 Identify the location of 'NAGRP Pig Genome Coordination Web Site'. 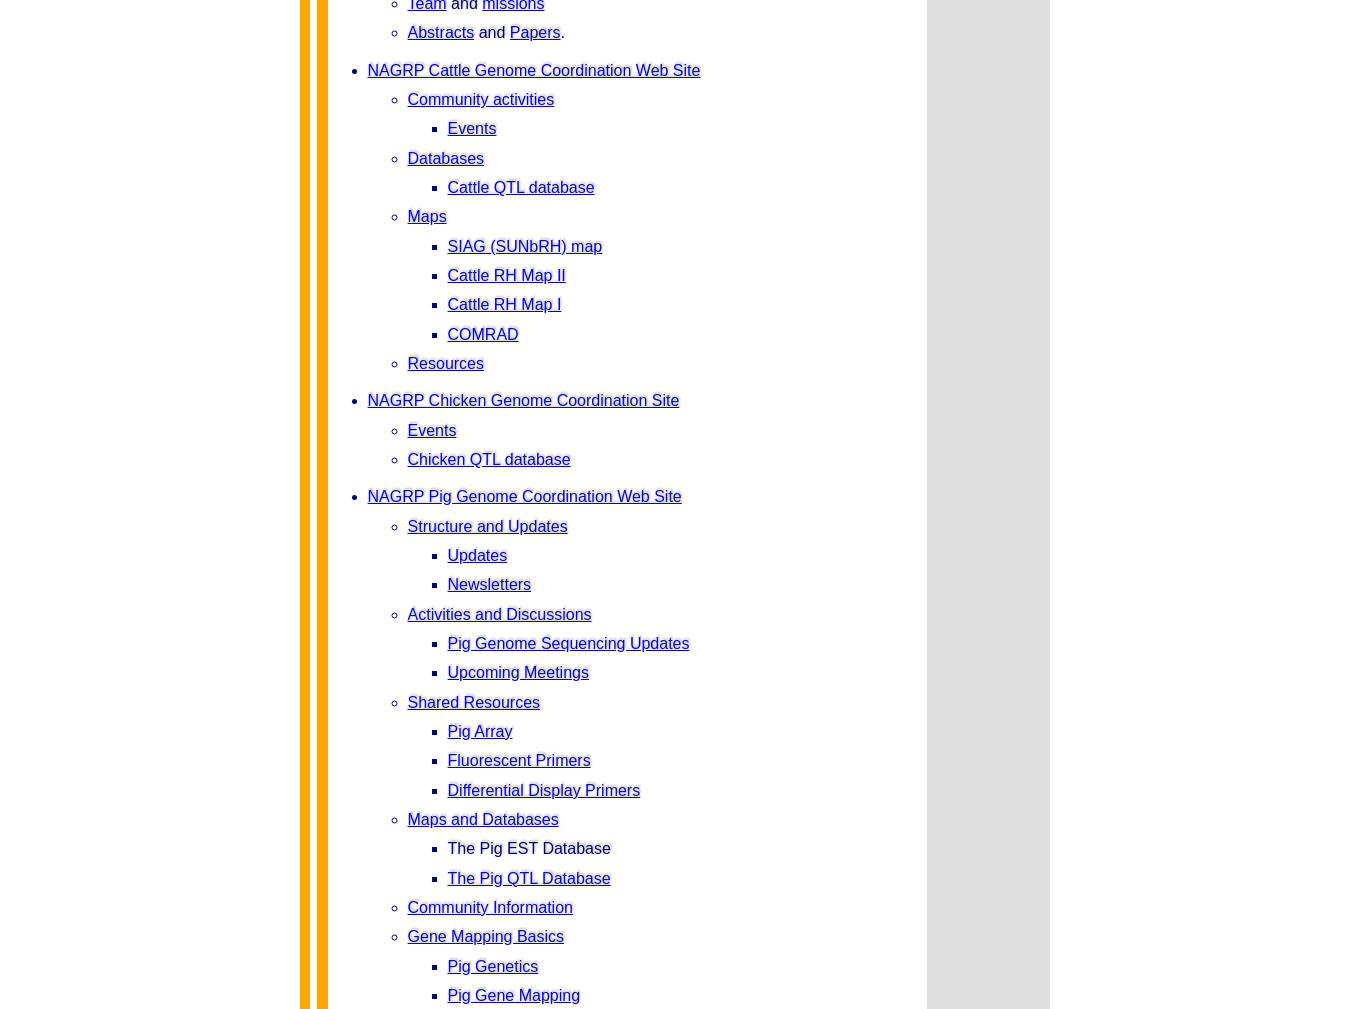
(522, 495).